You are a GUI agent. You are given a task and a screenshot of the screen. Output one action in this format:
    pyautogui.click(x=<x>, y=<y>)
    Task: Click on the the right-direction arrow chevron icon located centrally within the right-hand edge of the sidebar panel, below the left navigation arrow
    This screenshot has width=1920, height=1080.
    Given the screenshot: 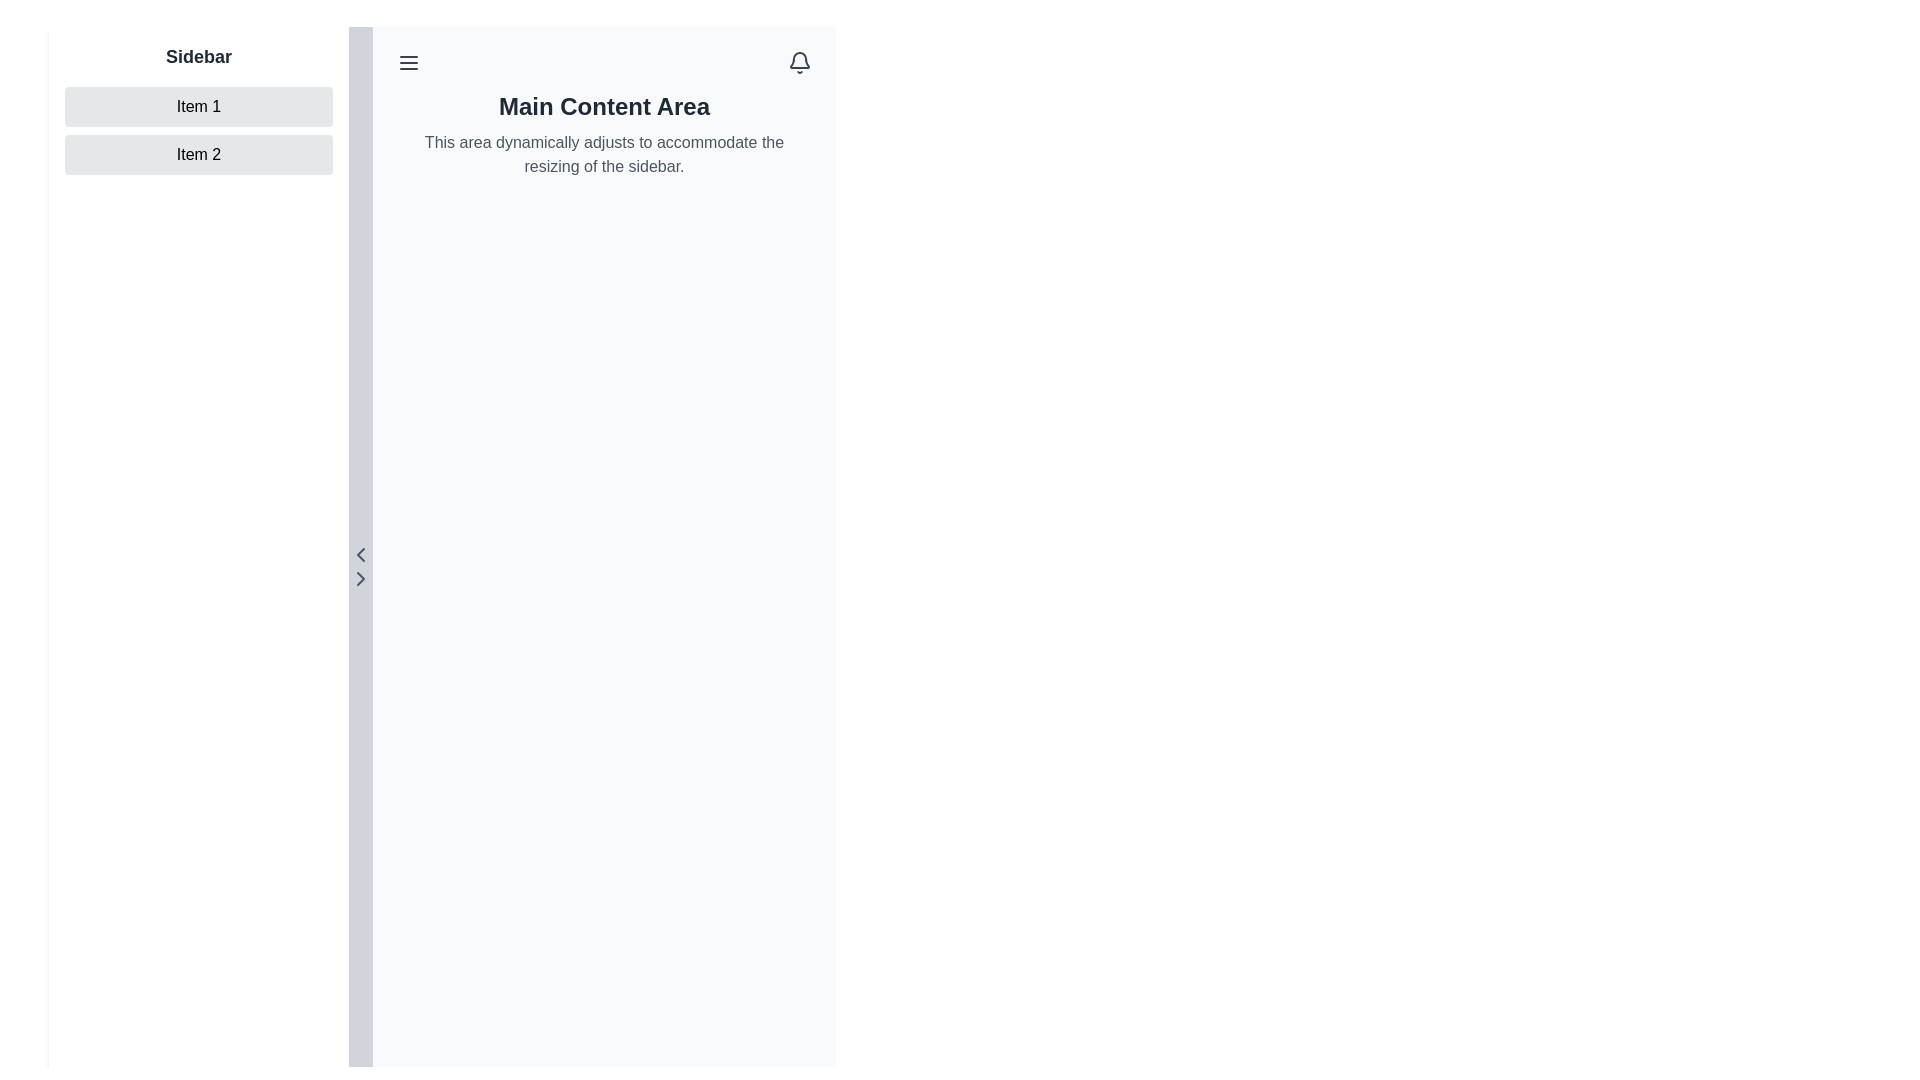 What is the action you would take?
    pyautogui.click(x=360, y=578)
    